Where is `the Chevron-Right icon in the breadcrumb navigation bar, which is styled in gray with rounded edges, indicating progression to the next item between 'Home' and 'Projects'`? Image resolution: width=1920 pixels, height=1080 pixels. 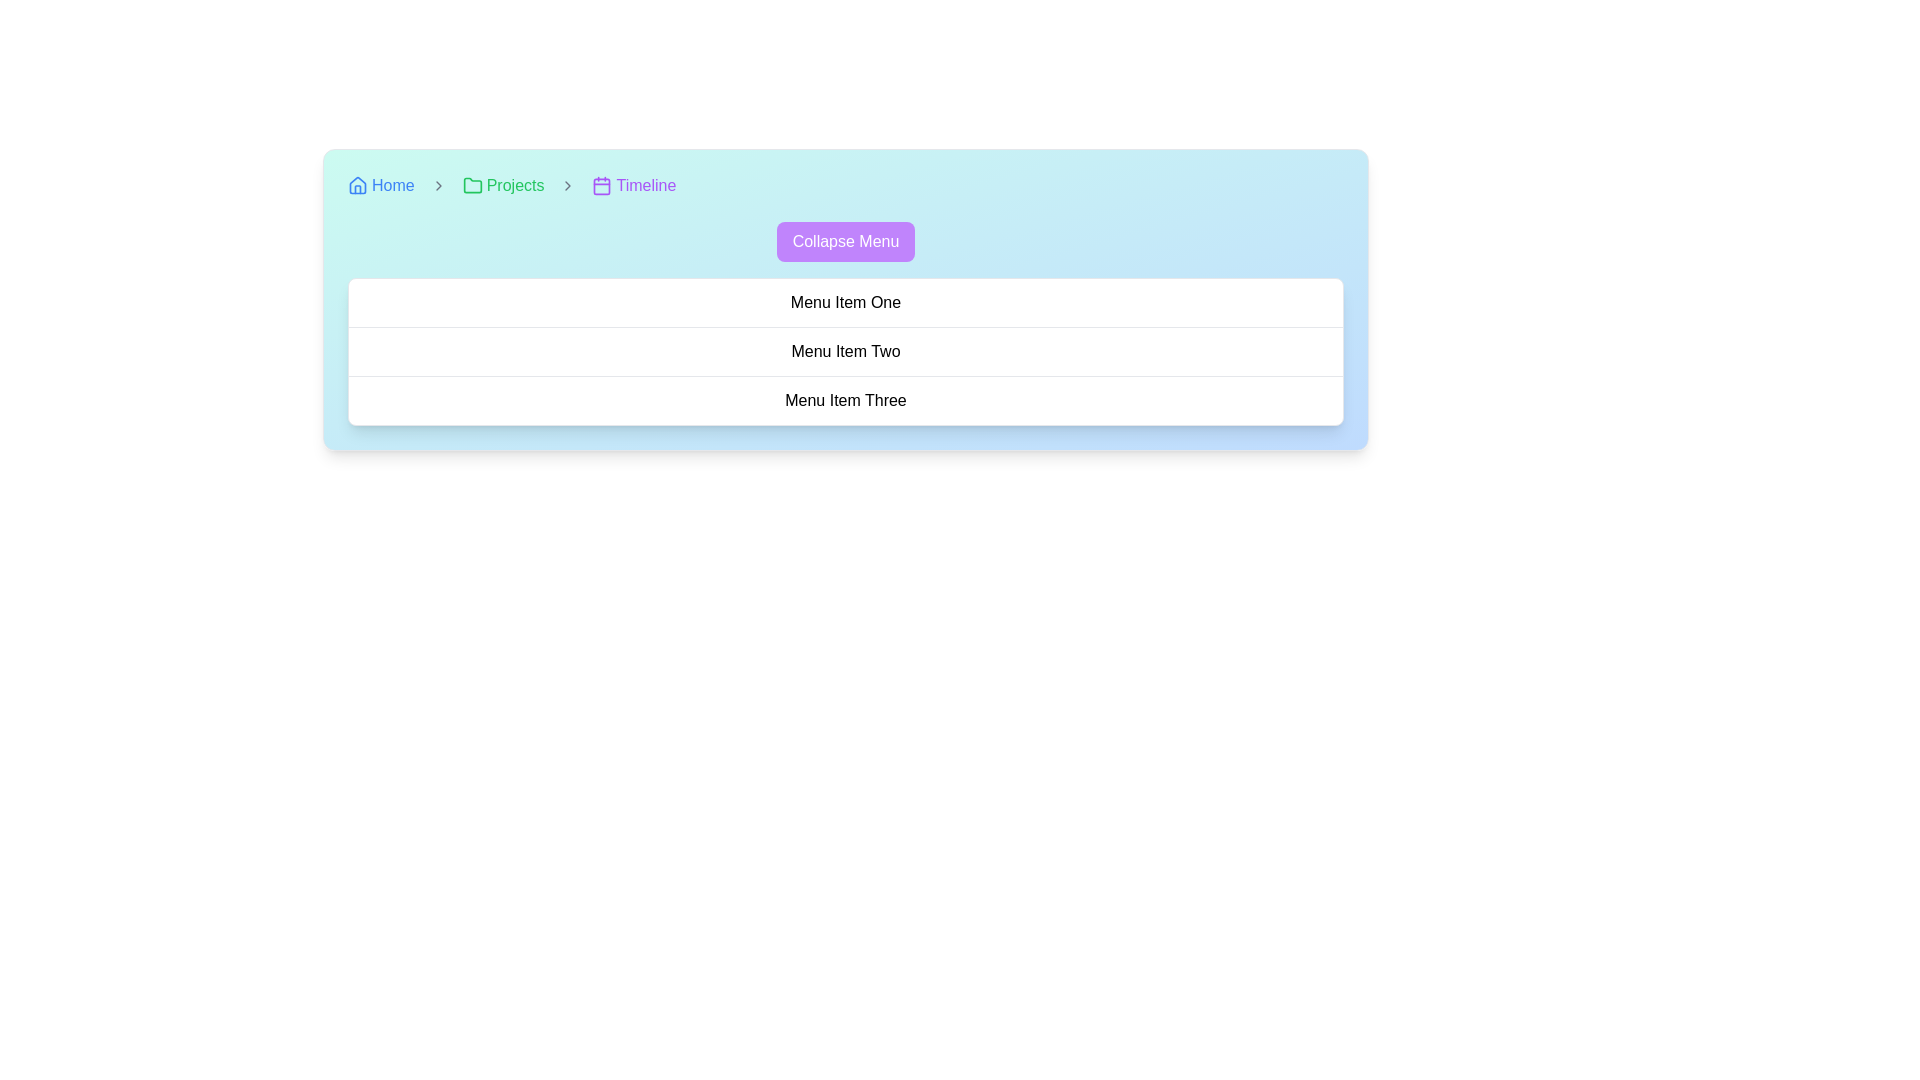
the Chevron-Right icon in the breadcrumb navigation bar, which is styled in gray with rounded edges, indicating progression to the next item between 'Home' and 'Projects' is located at coordinates (437, 185).